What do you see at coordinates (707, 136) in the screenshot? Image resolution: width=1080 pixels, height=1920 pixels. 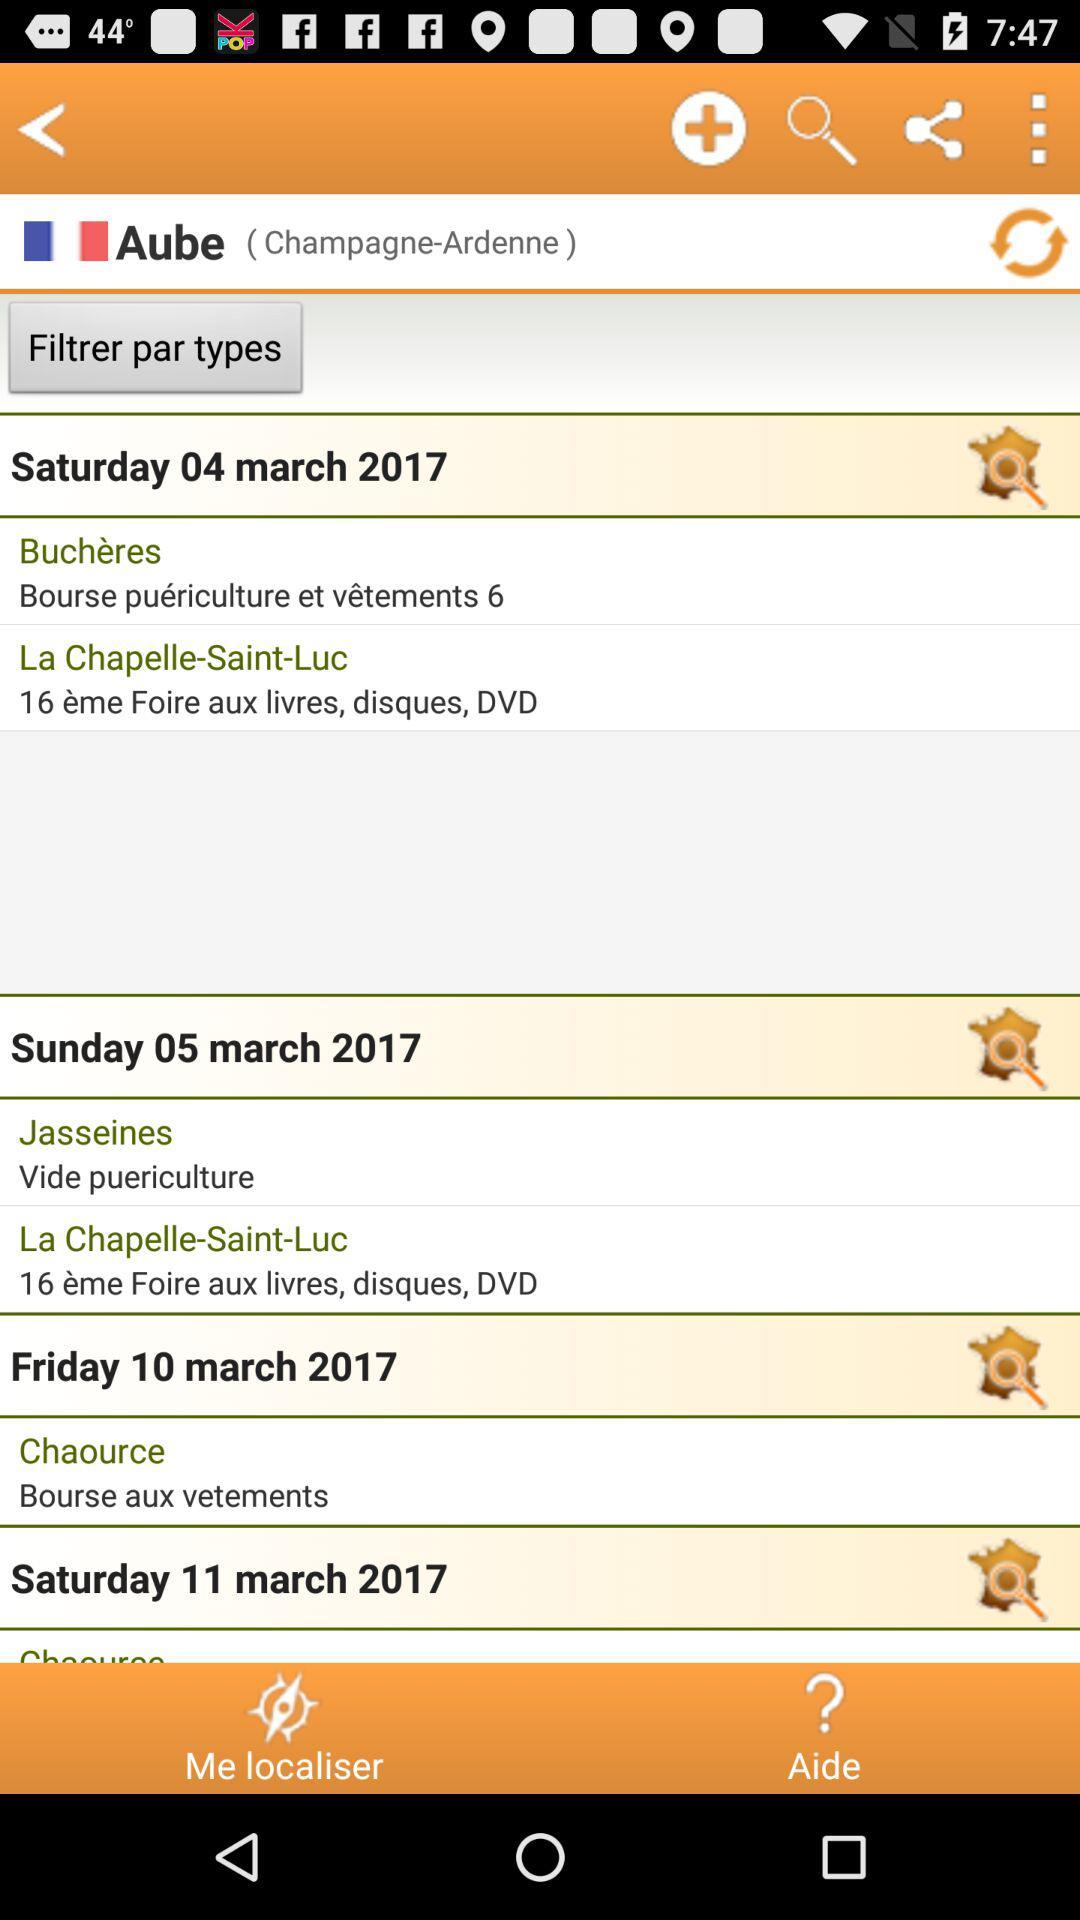 I see `the add icon` at bounding box center [707, 136].